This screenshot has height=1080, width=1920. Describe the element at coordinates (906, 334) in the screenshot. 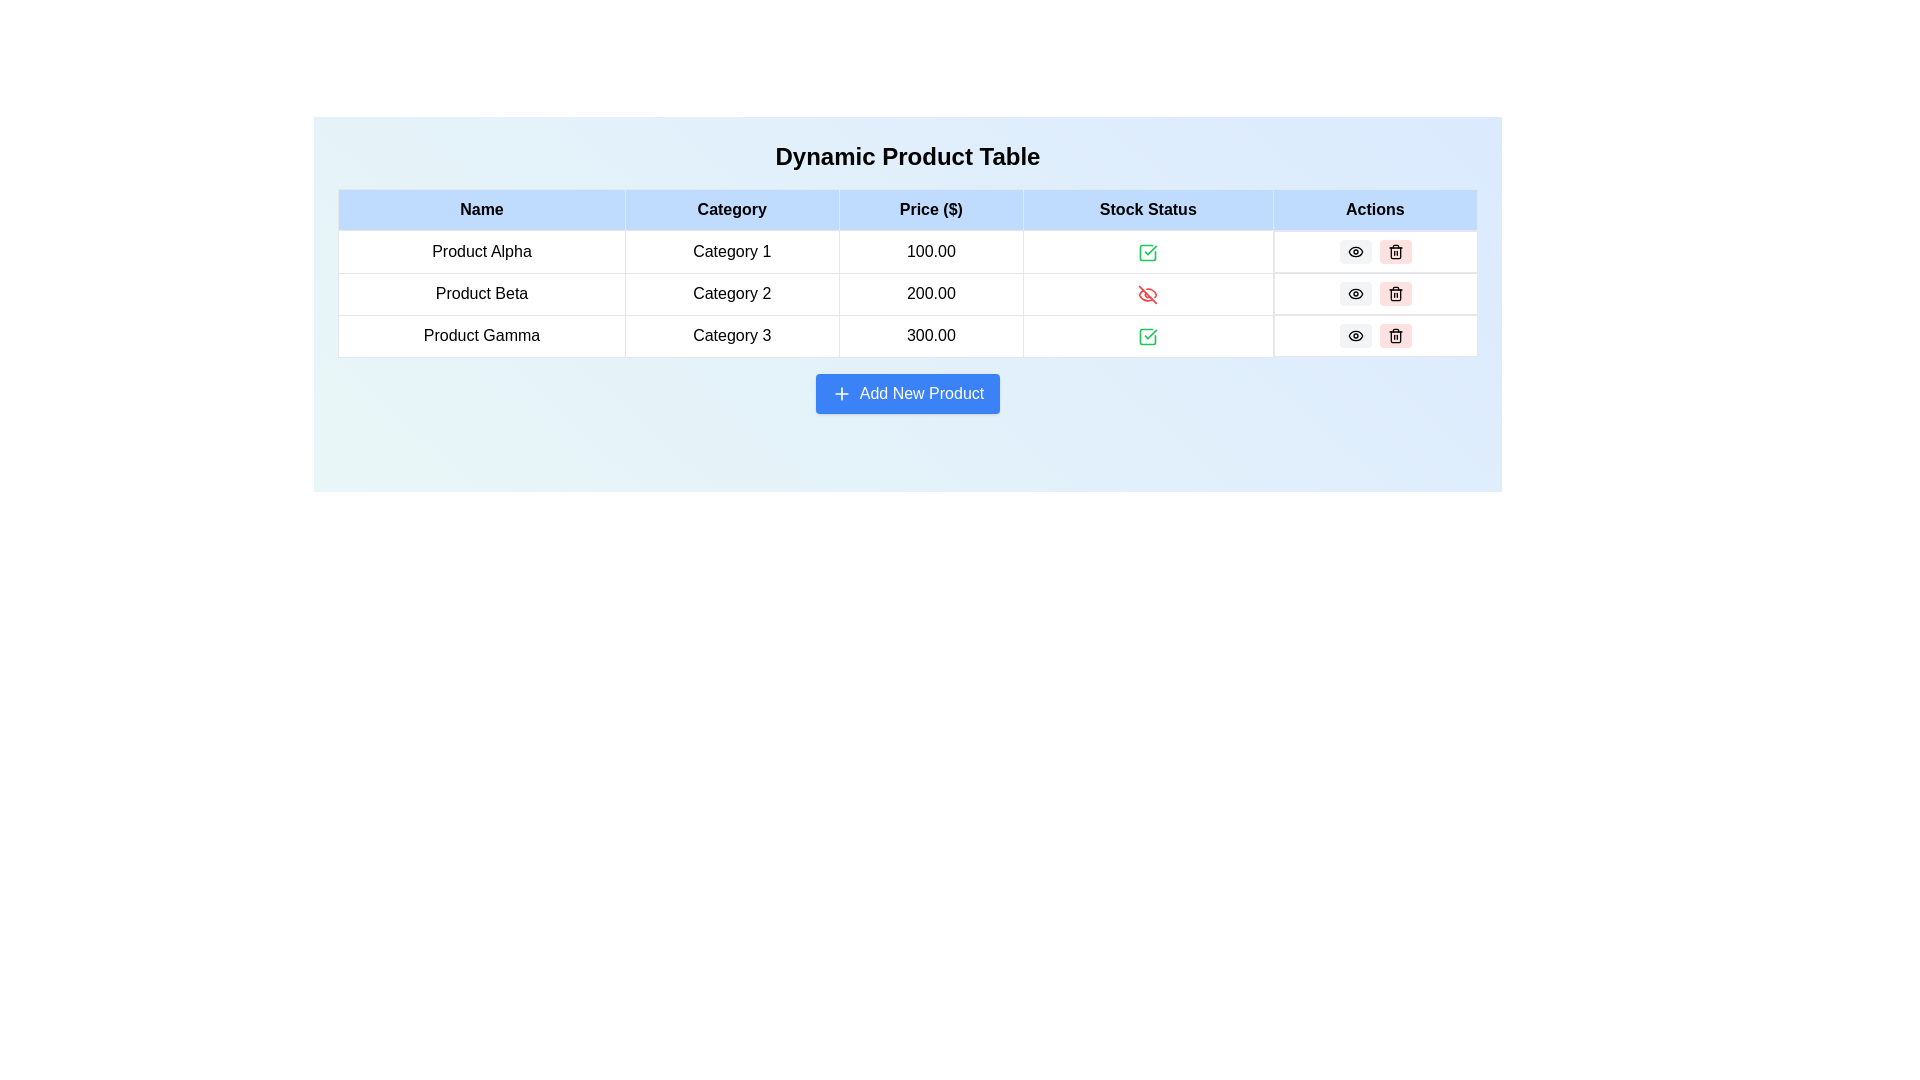

I see `on the third row of the product table` at that location.